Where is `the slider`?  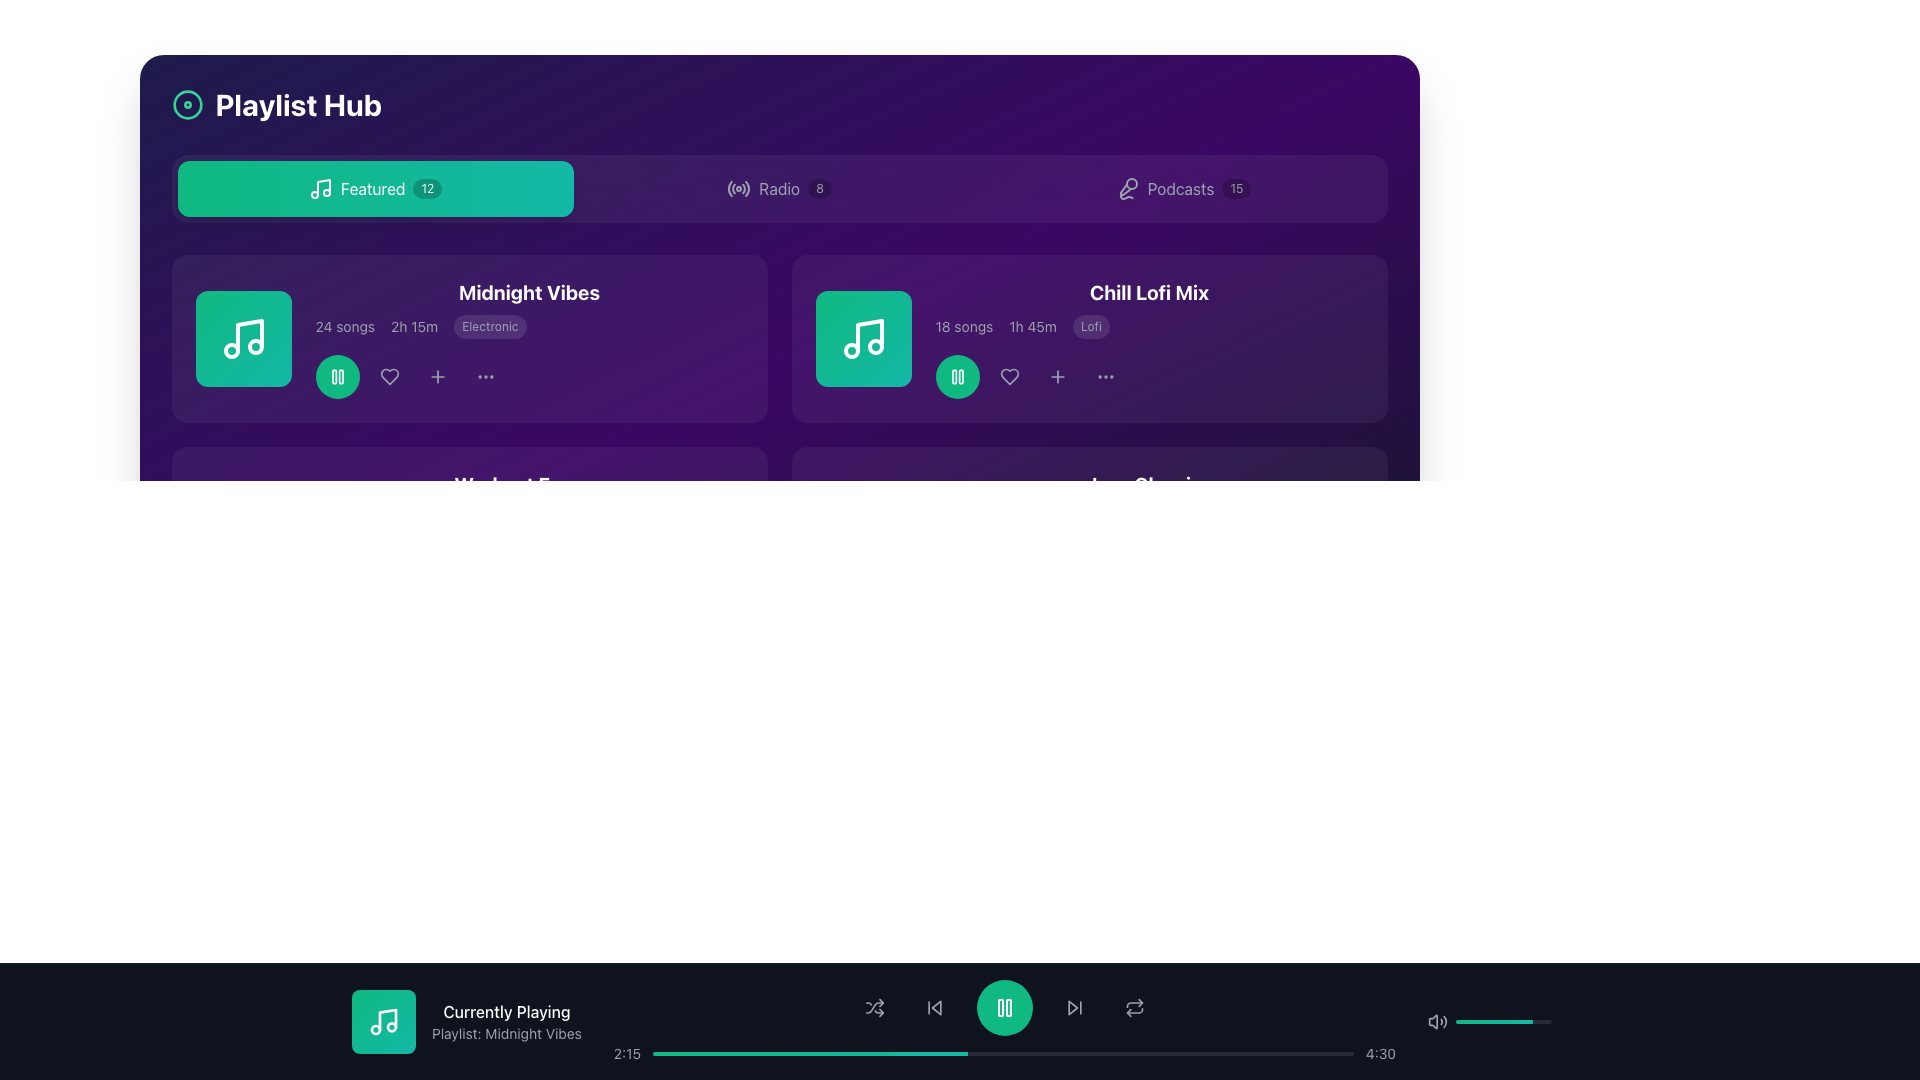 the slider is located at coordinates (1502, 1022).